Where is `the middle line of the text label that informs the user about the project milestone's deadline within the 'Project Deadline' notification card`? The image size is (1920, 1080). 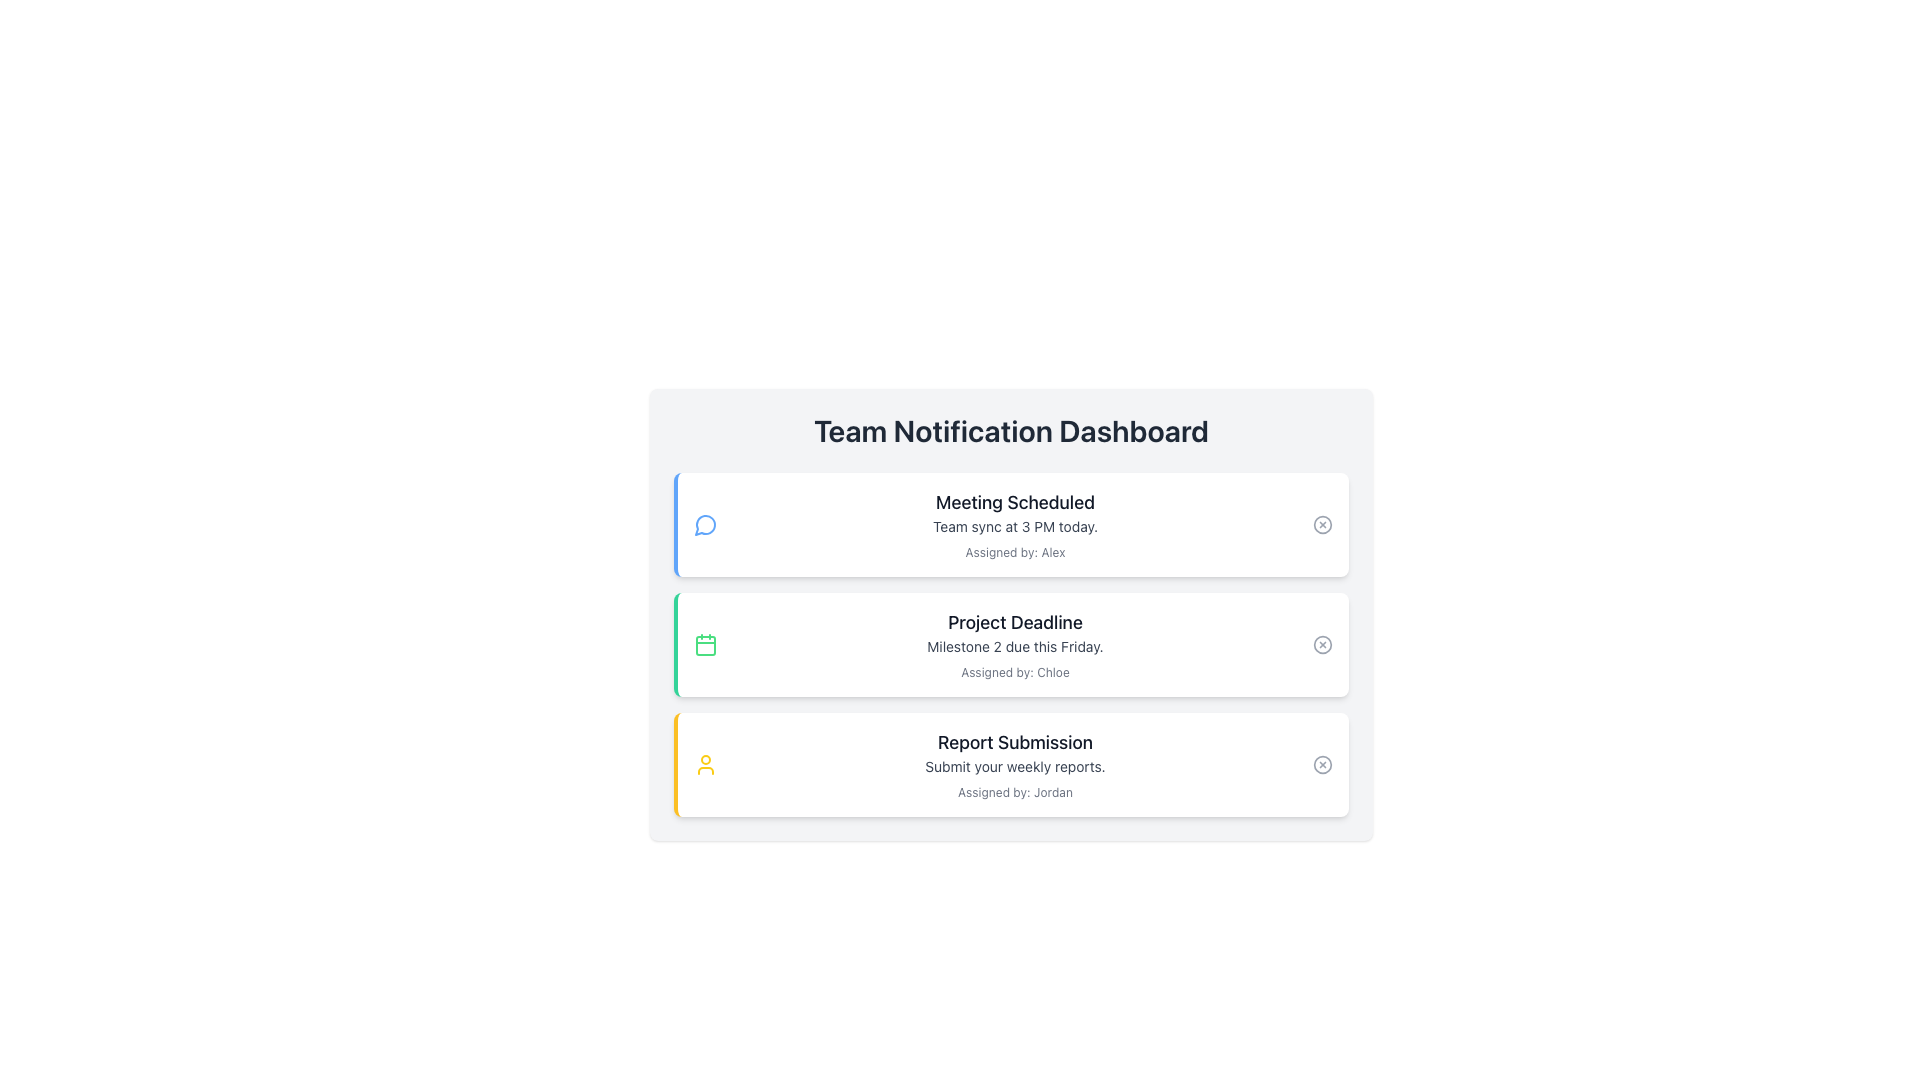 the middle line of the text label that informs the user about the project milestone's deadline within the 'Project Deadline' notification card is located at coordinates (1015, 647).